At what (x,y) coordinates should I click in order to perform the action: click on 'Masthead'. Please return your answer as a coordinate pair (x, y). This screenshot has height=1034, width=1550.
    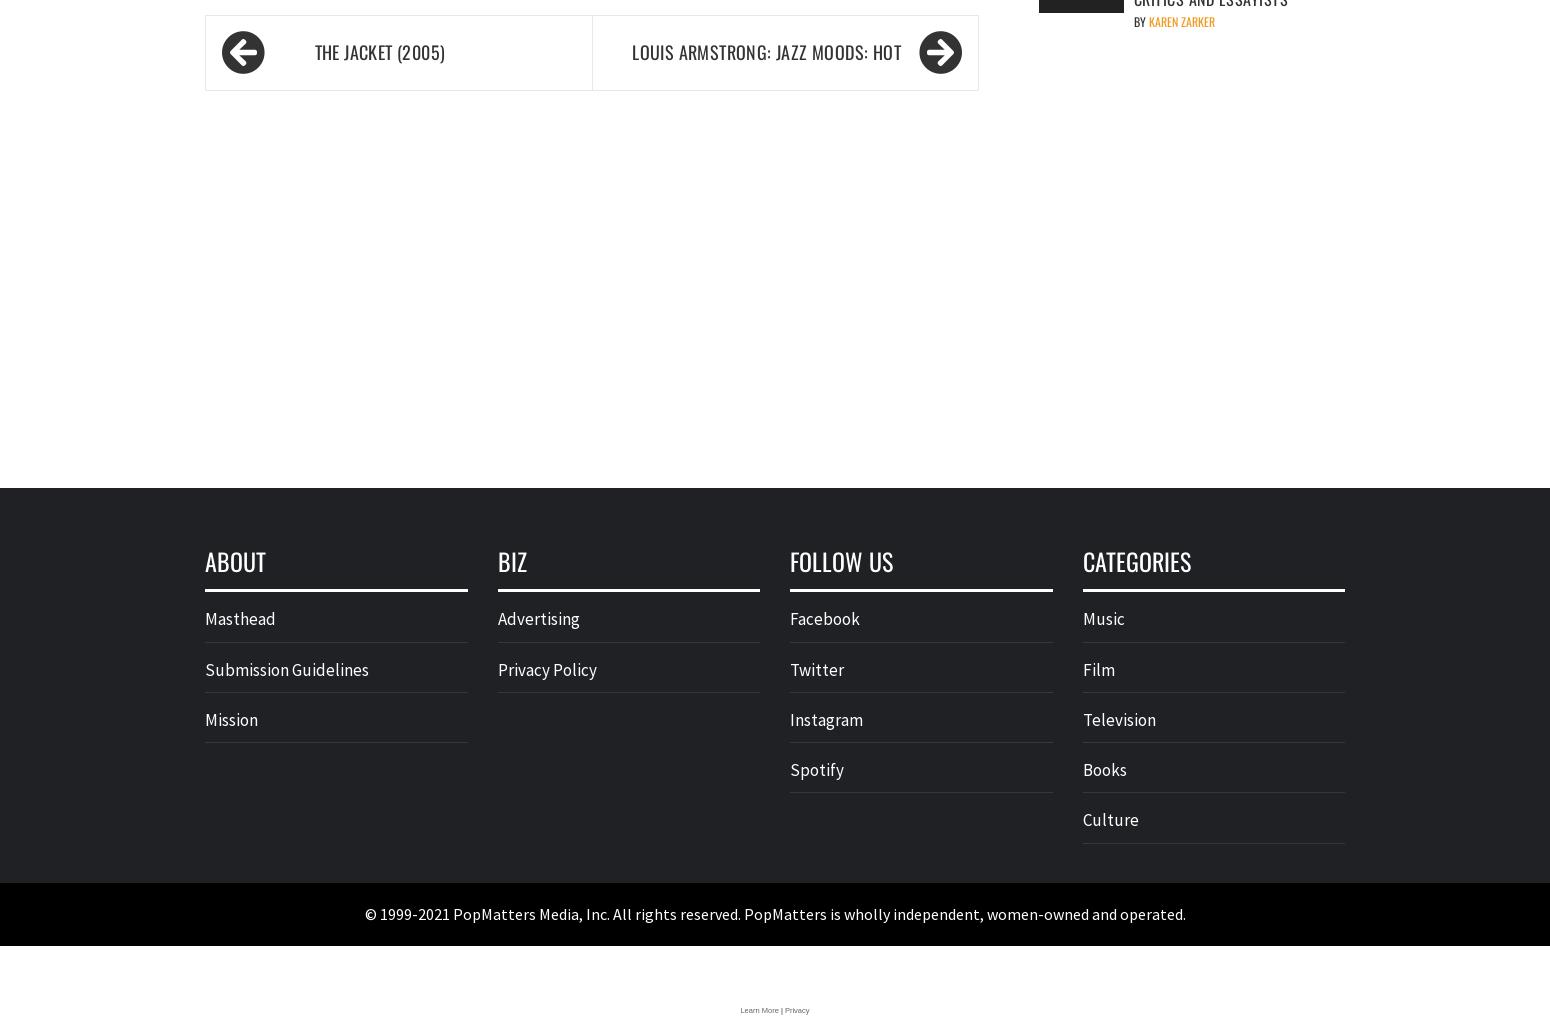
    Looking at the image, I should click on (240, 618).